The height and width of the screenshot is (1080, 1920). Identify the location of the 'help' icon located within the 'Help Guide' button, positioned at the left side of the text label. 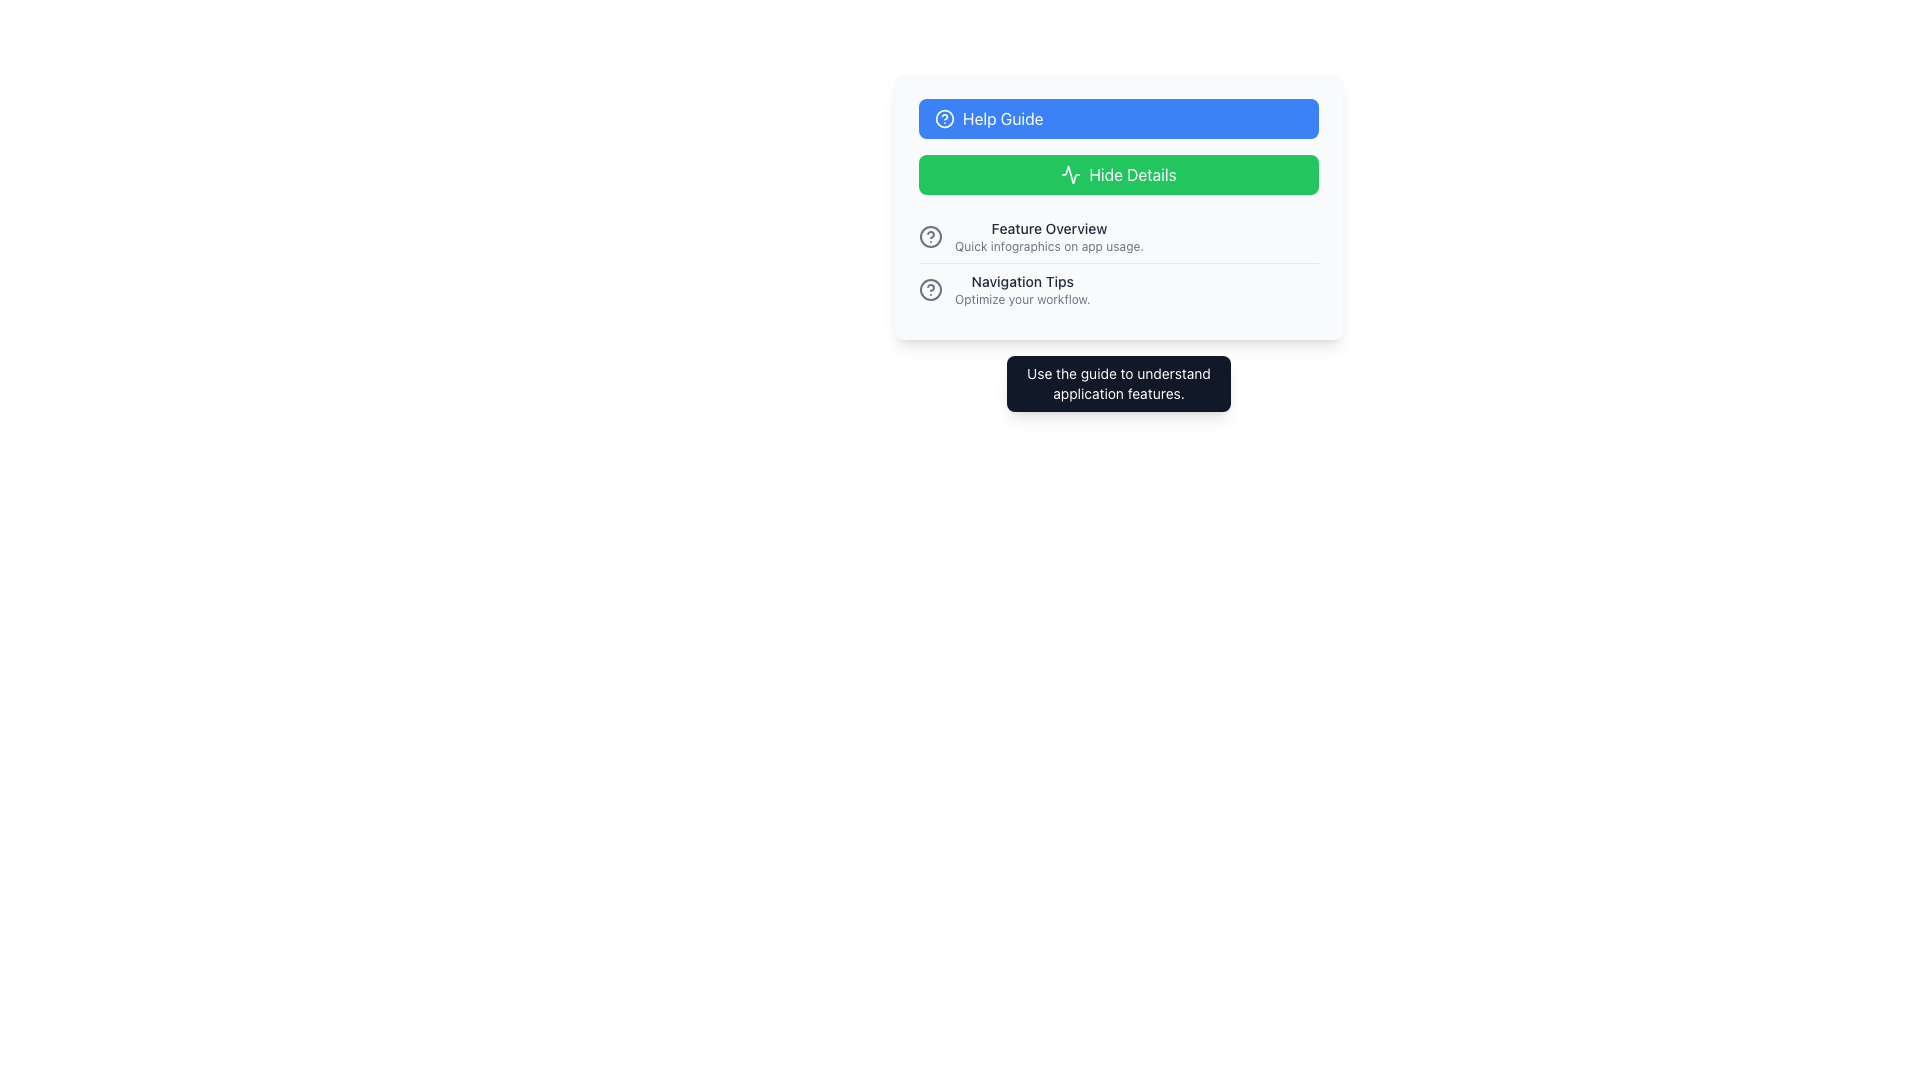
(944, 119).